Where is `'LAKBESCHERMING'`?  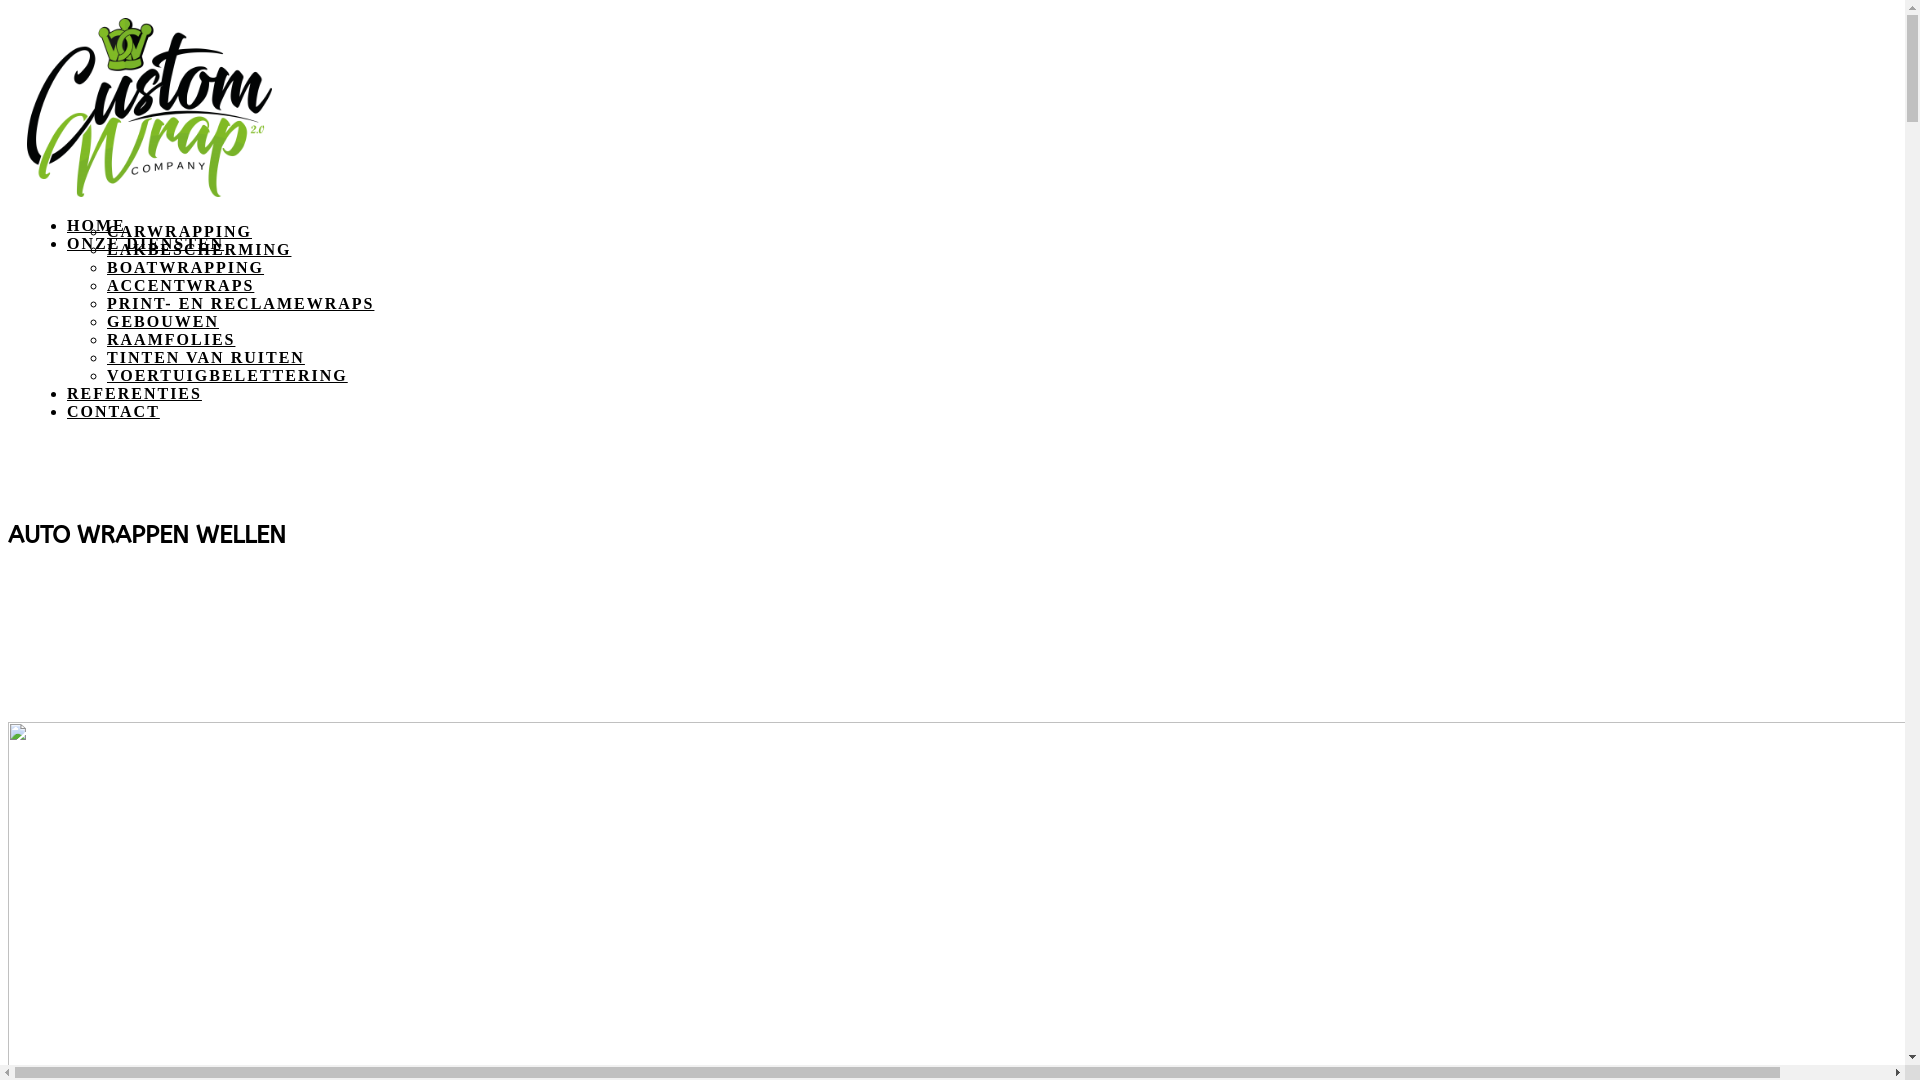
'LAKBESCHERMING' is located at coordinates (198, 248).